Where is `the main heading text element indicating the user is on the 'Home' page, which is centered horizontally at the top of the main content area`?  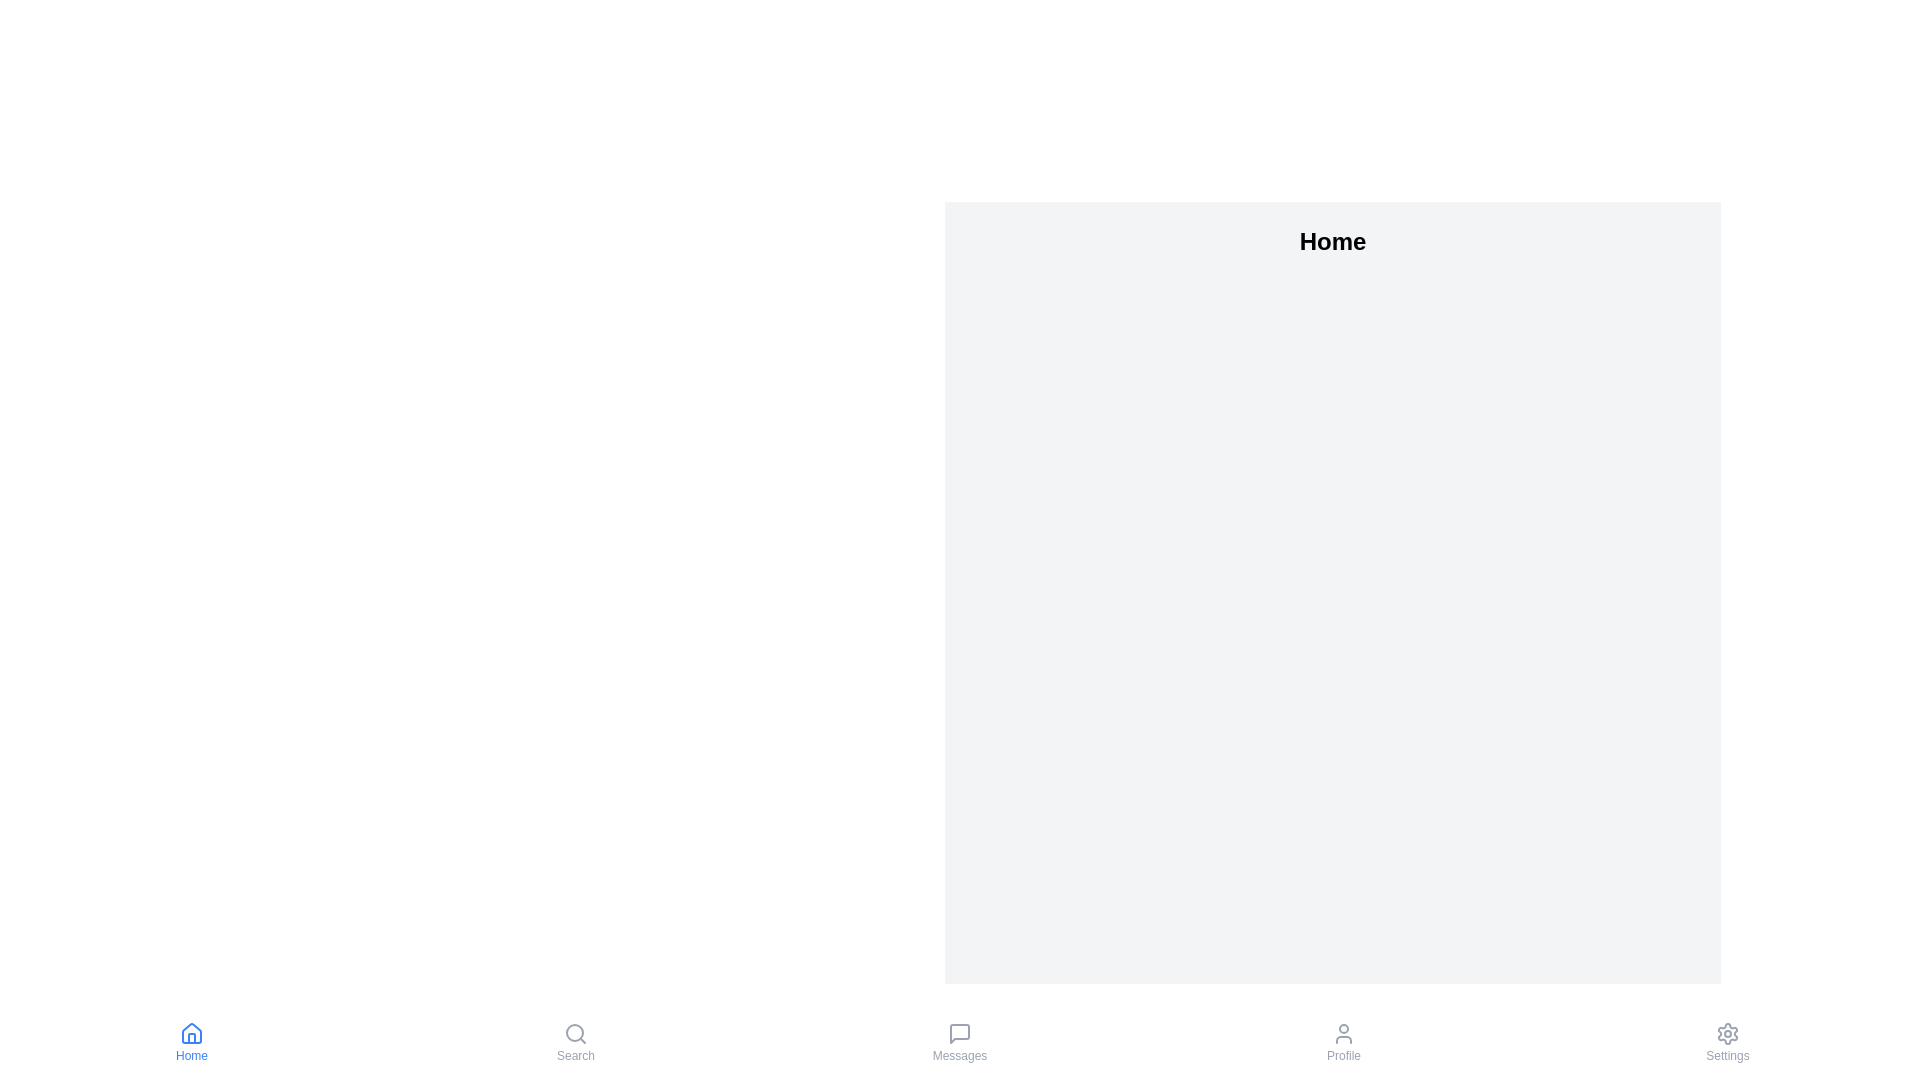
the main heading text element indicating the user is on the 'Home' page, which is centered horizontally at the top of the main content area is located at coordinates (1333, 241).